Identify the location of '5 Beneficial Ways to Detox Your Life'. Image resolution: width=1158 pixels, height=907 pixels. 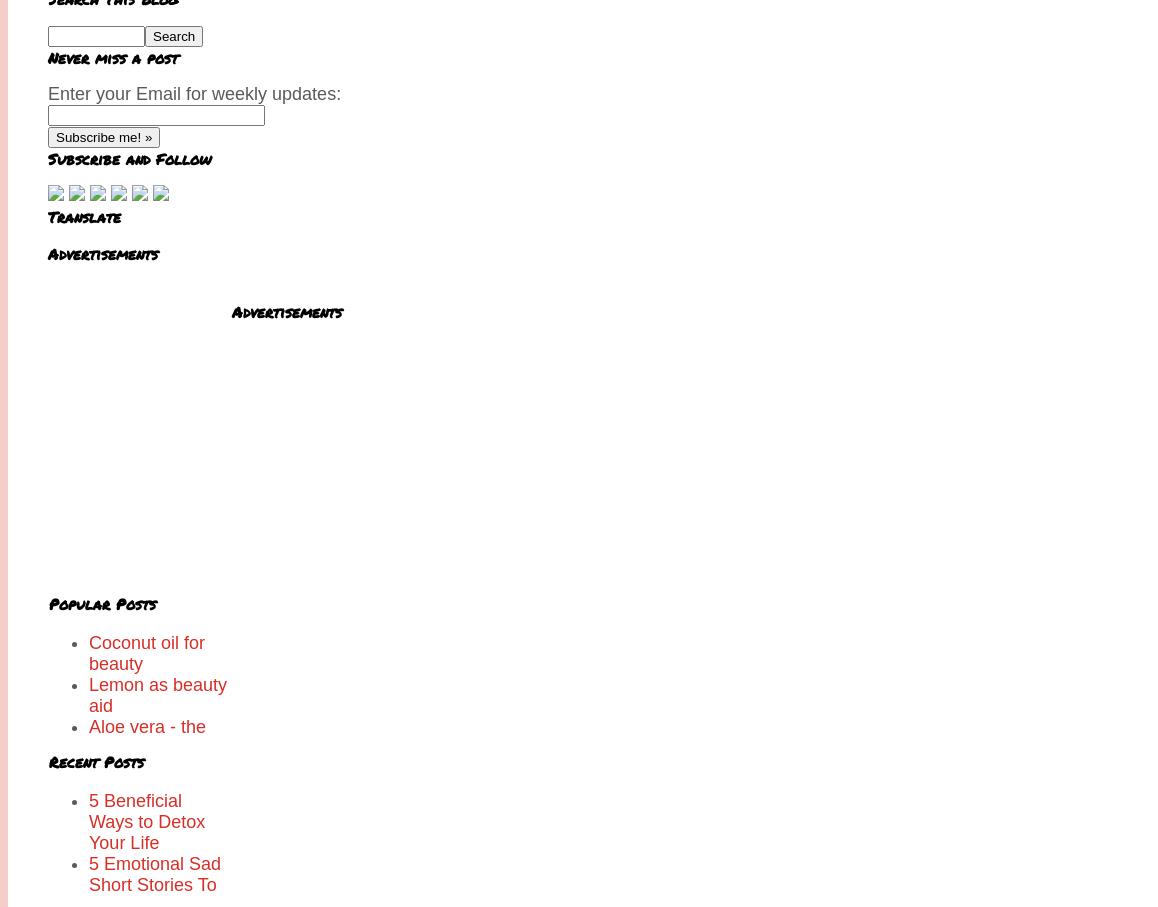
(145, 822).